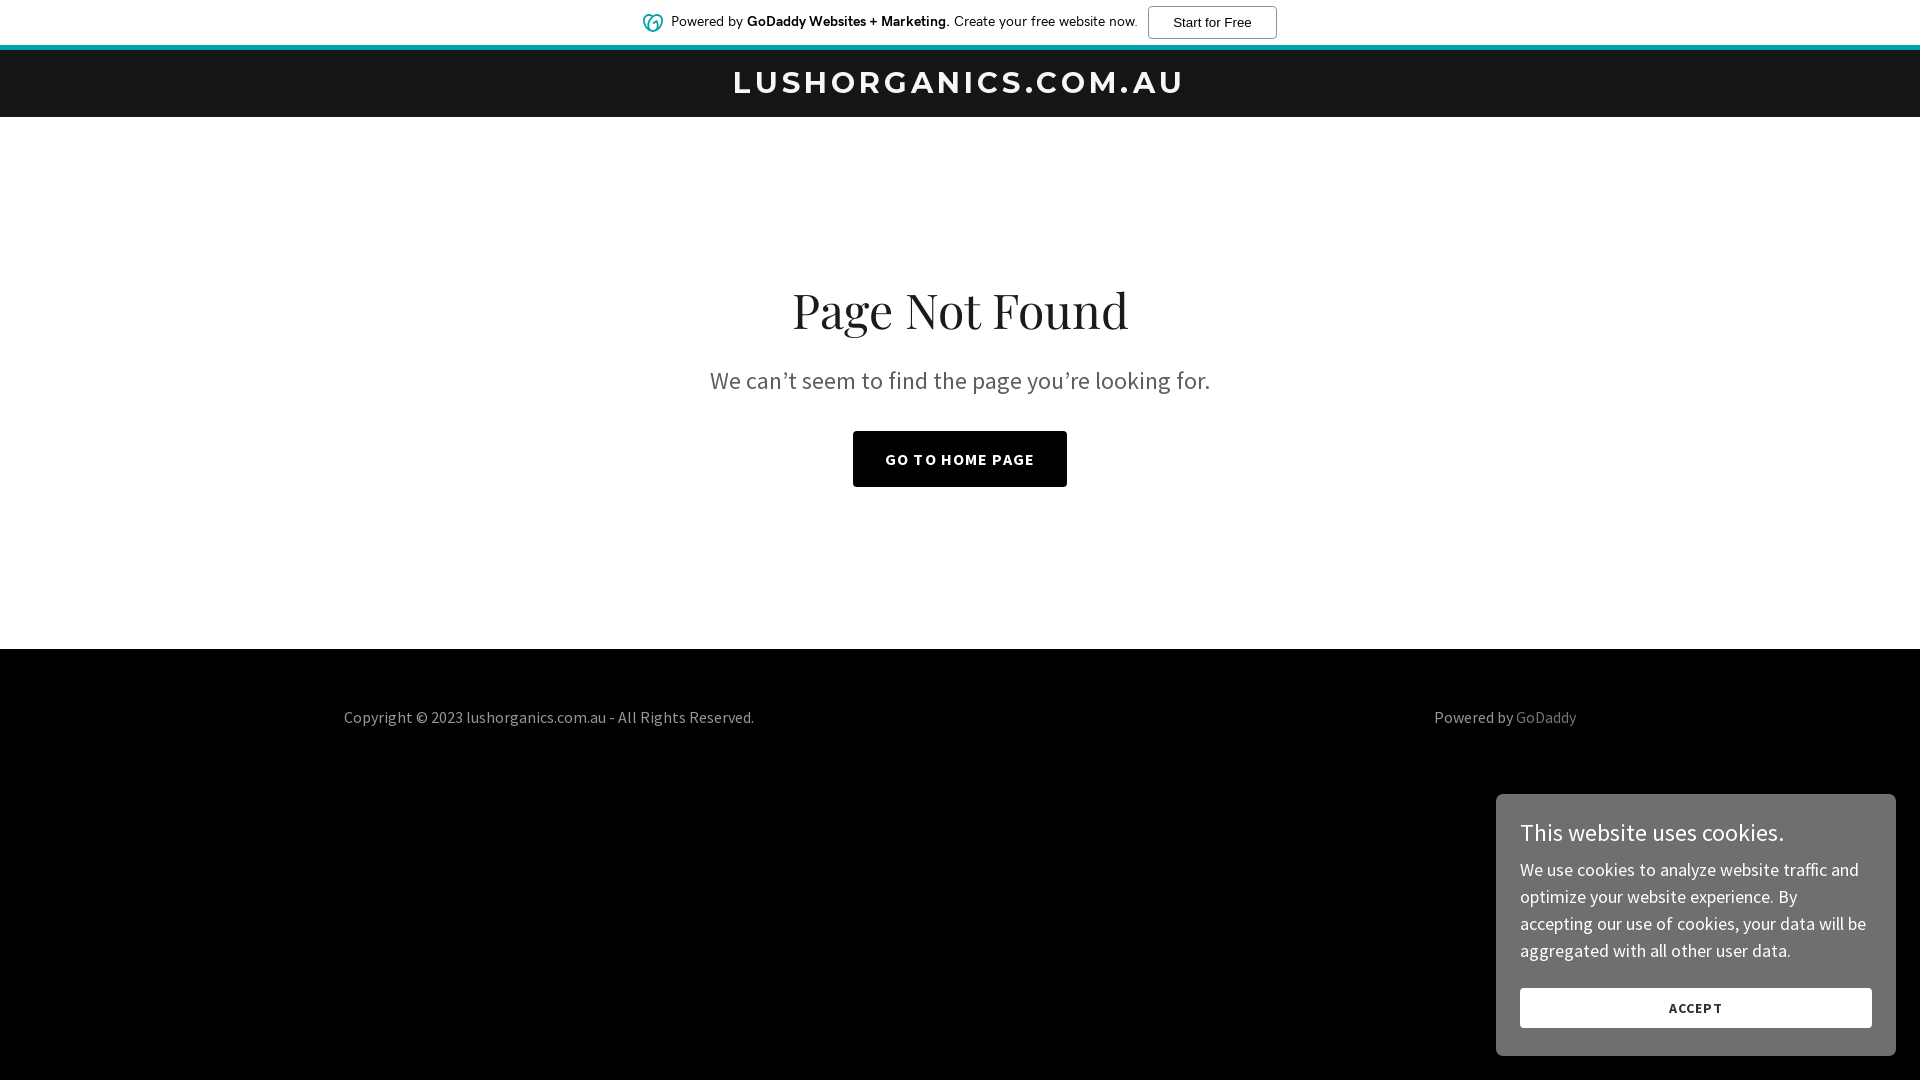  What do you see at coordinates (1544, 716) in the screenshot?
I see `'GoDaddy'` at bounding box center [1544, 716].